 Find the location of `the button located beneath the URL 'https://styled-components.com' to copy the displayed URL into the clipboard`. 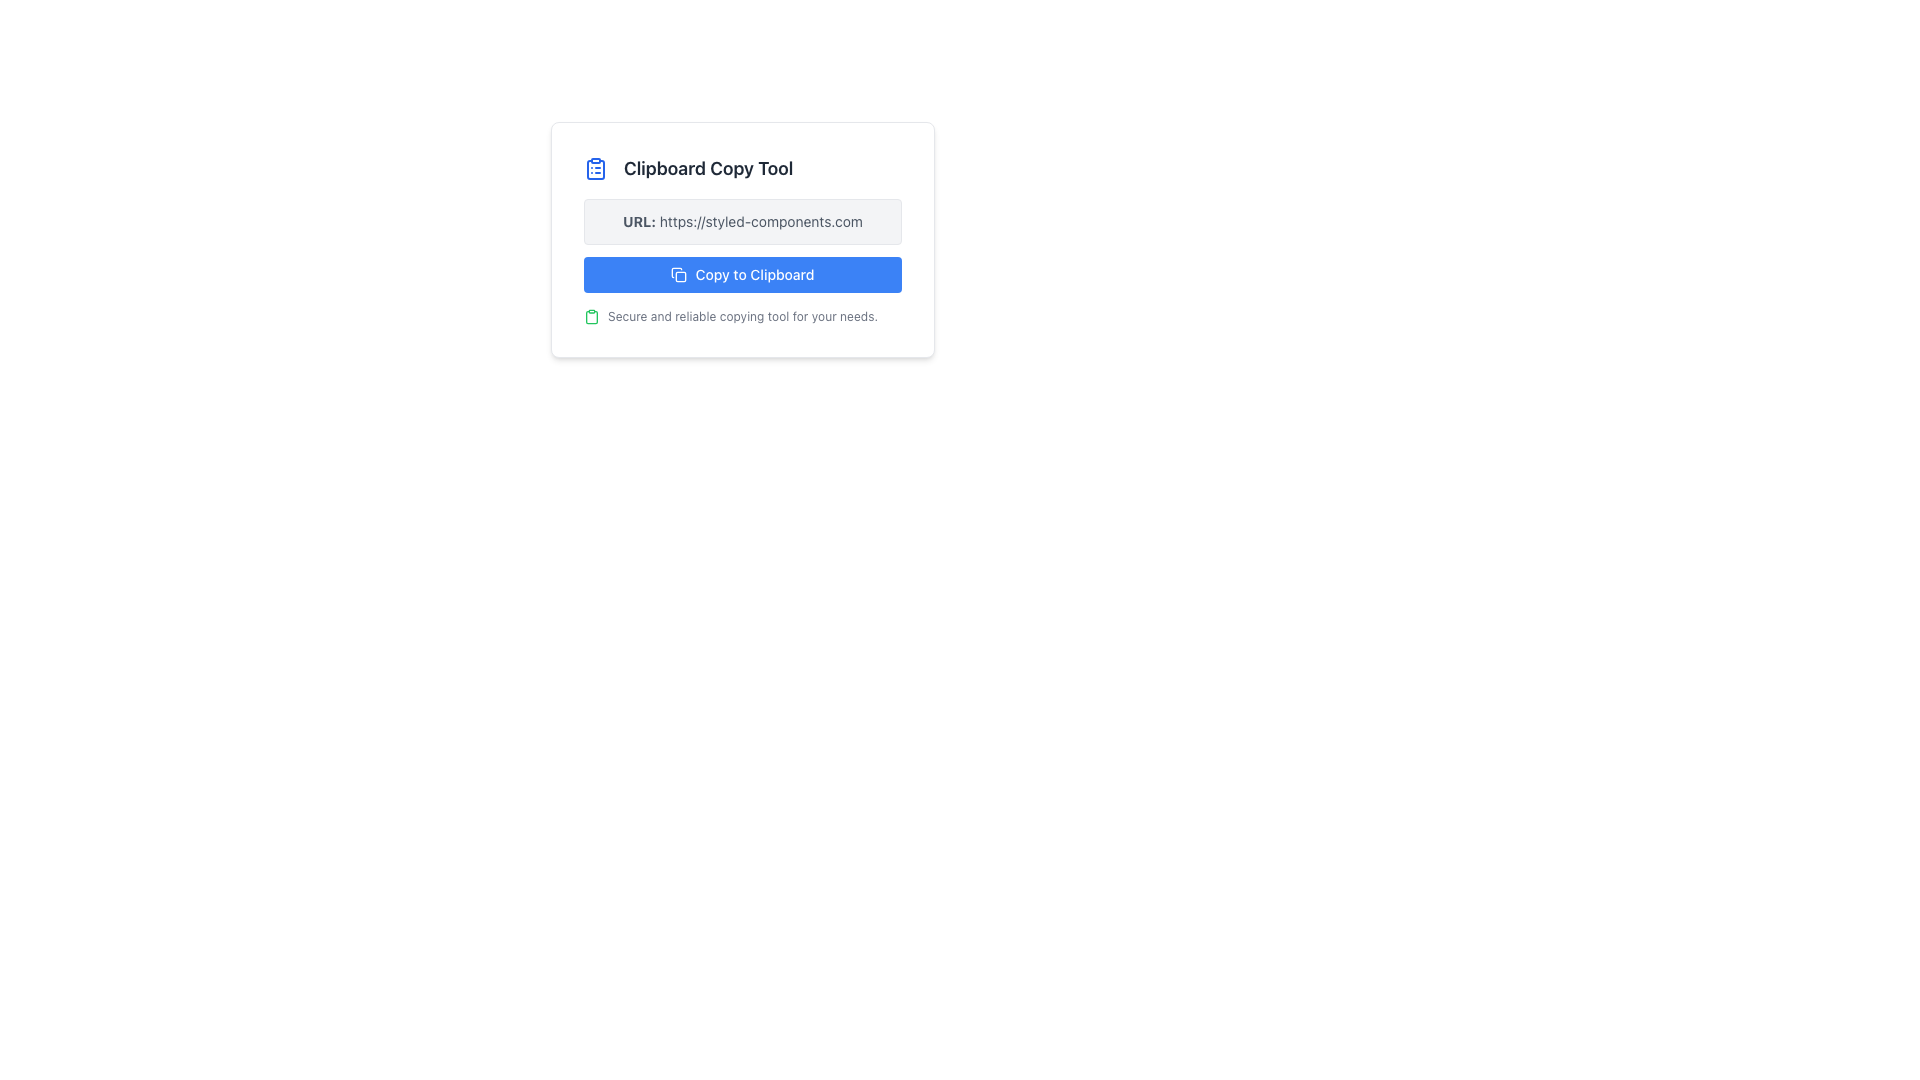

the button located beneath the URL 'https://styled-components.com' to copy the displayed URL into the clipboard is located at coordinates (742, 274).